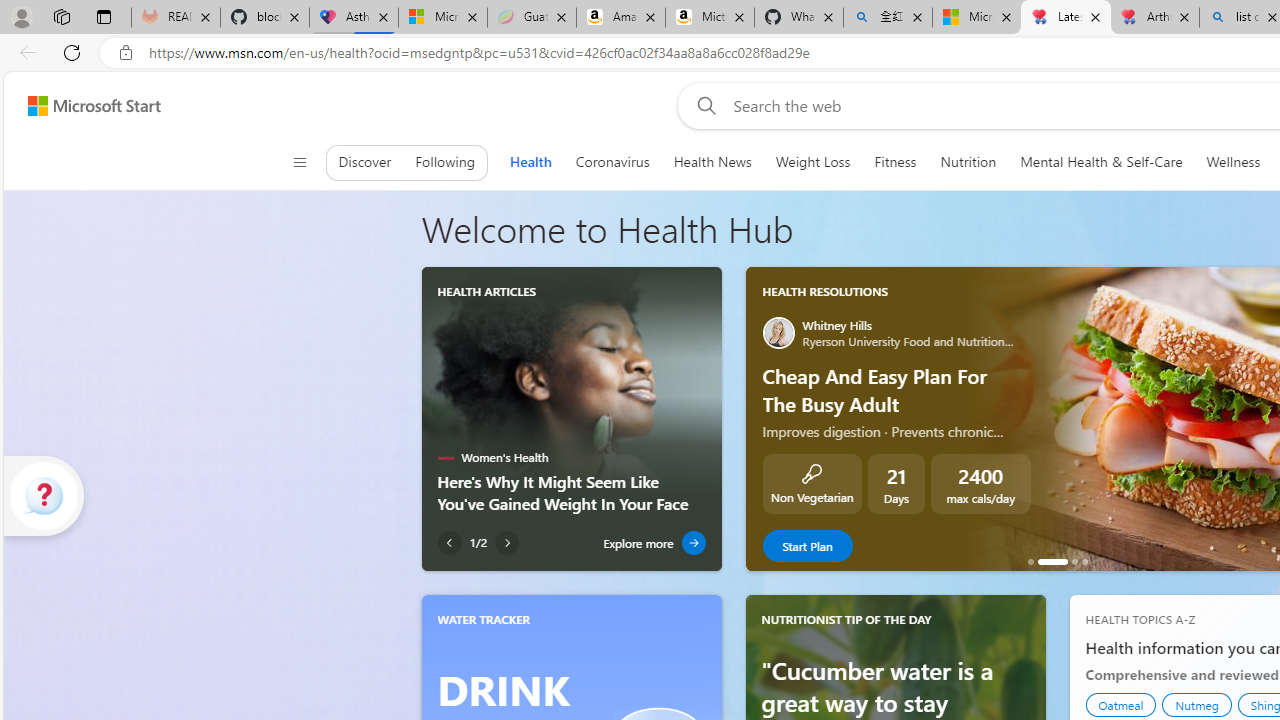 The height and width of the screenshot is (720, 1280). What do you see at coordinates (1196, 703) in the screenshot?
I see `'Nutmeg'` at bounding box center [1196, 703].